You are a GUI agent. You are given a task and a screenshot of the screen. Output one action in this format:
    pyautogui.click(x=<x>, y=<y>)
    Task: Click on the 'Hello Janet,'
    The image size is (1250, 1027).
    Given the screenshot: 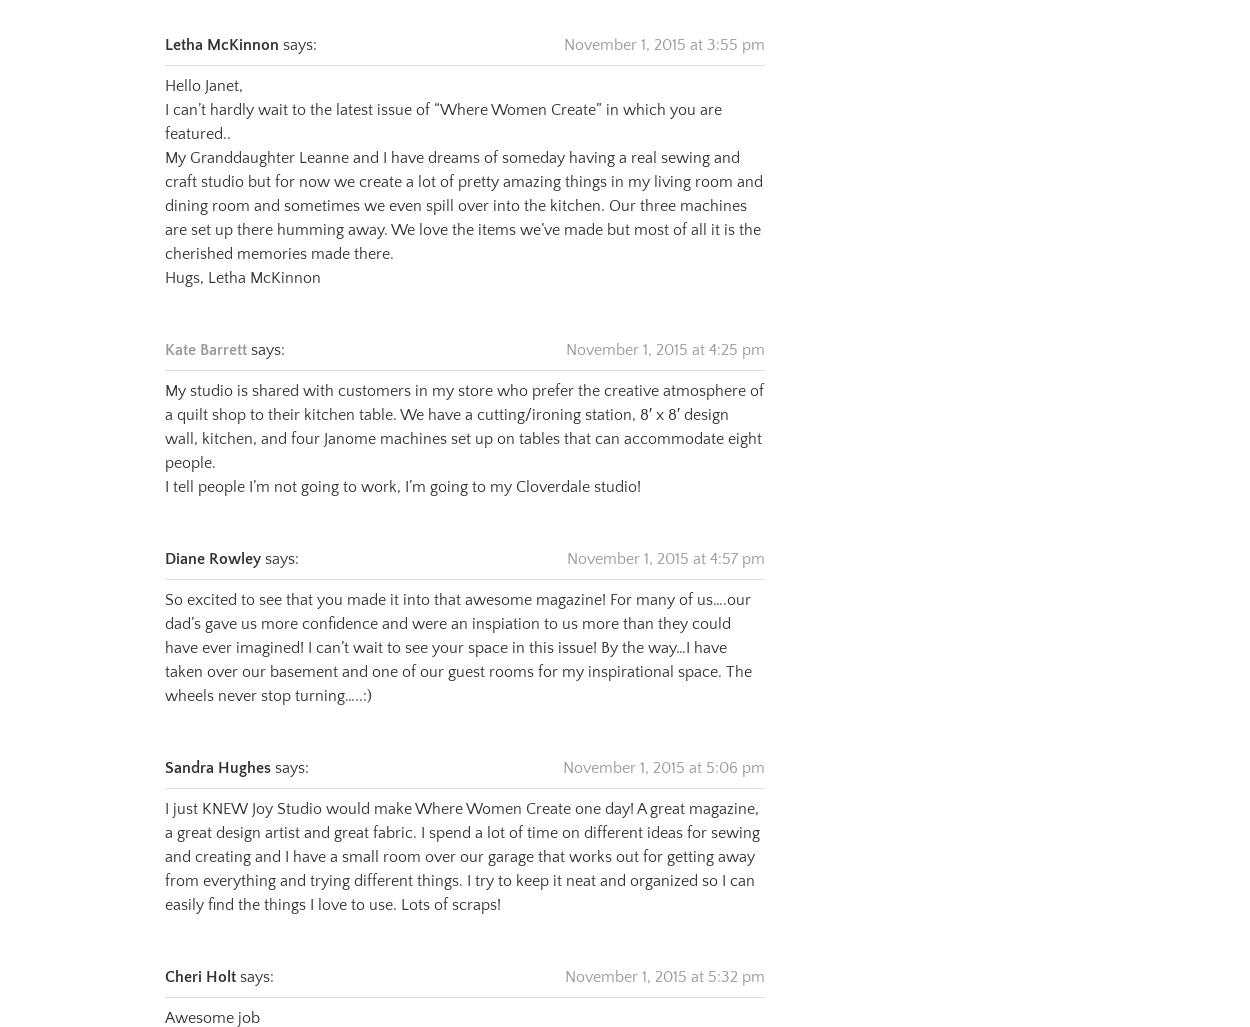 What is the action you would take?
    pyautogui.click(x=203, y=60)
    